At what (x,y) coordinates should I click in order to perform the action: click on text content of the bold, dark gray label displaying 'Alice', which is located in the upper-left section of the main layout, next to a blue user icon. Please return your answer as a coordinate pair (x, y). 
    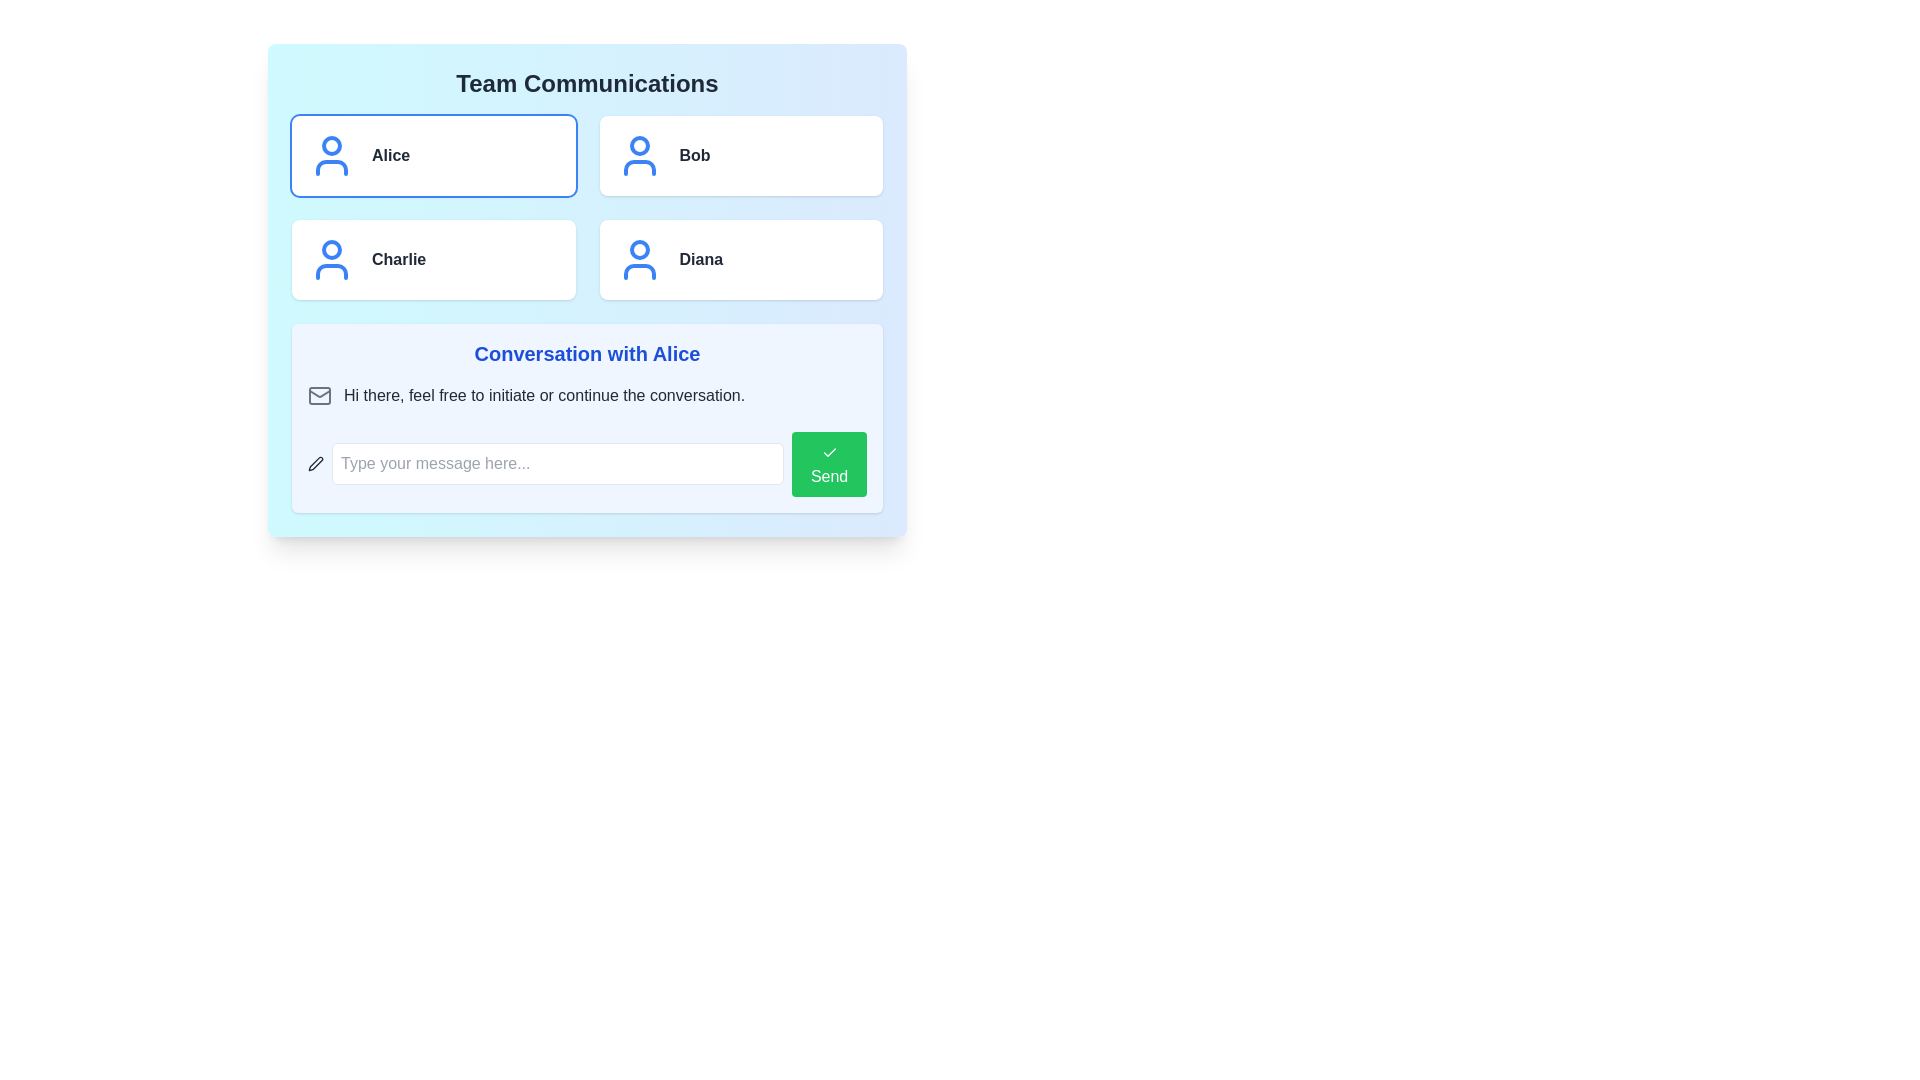
    Looking at the image, I should click on (391, 154).